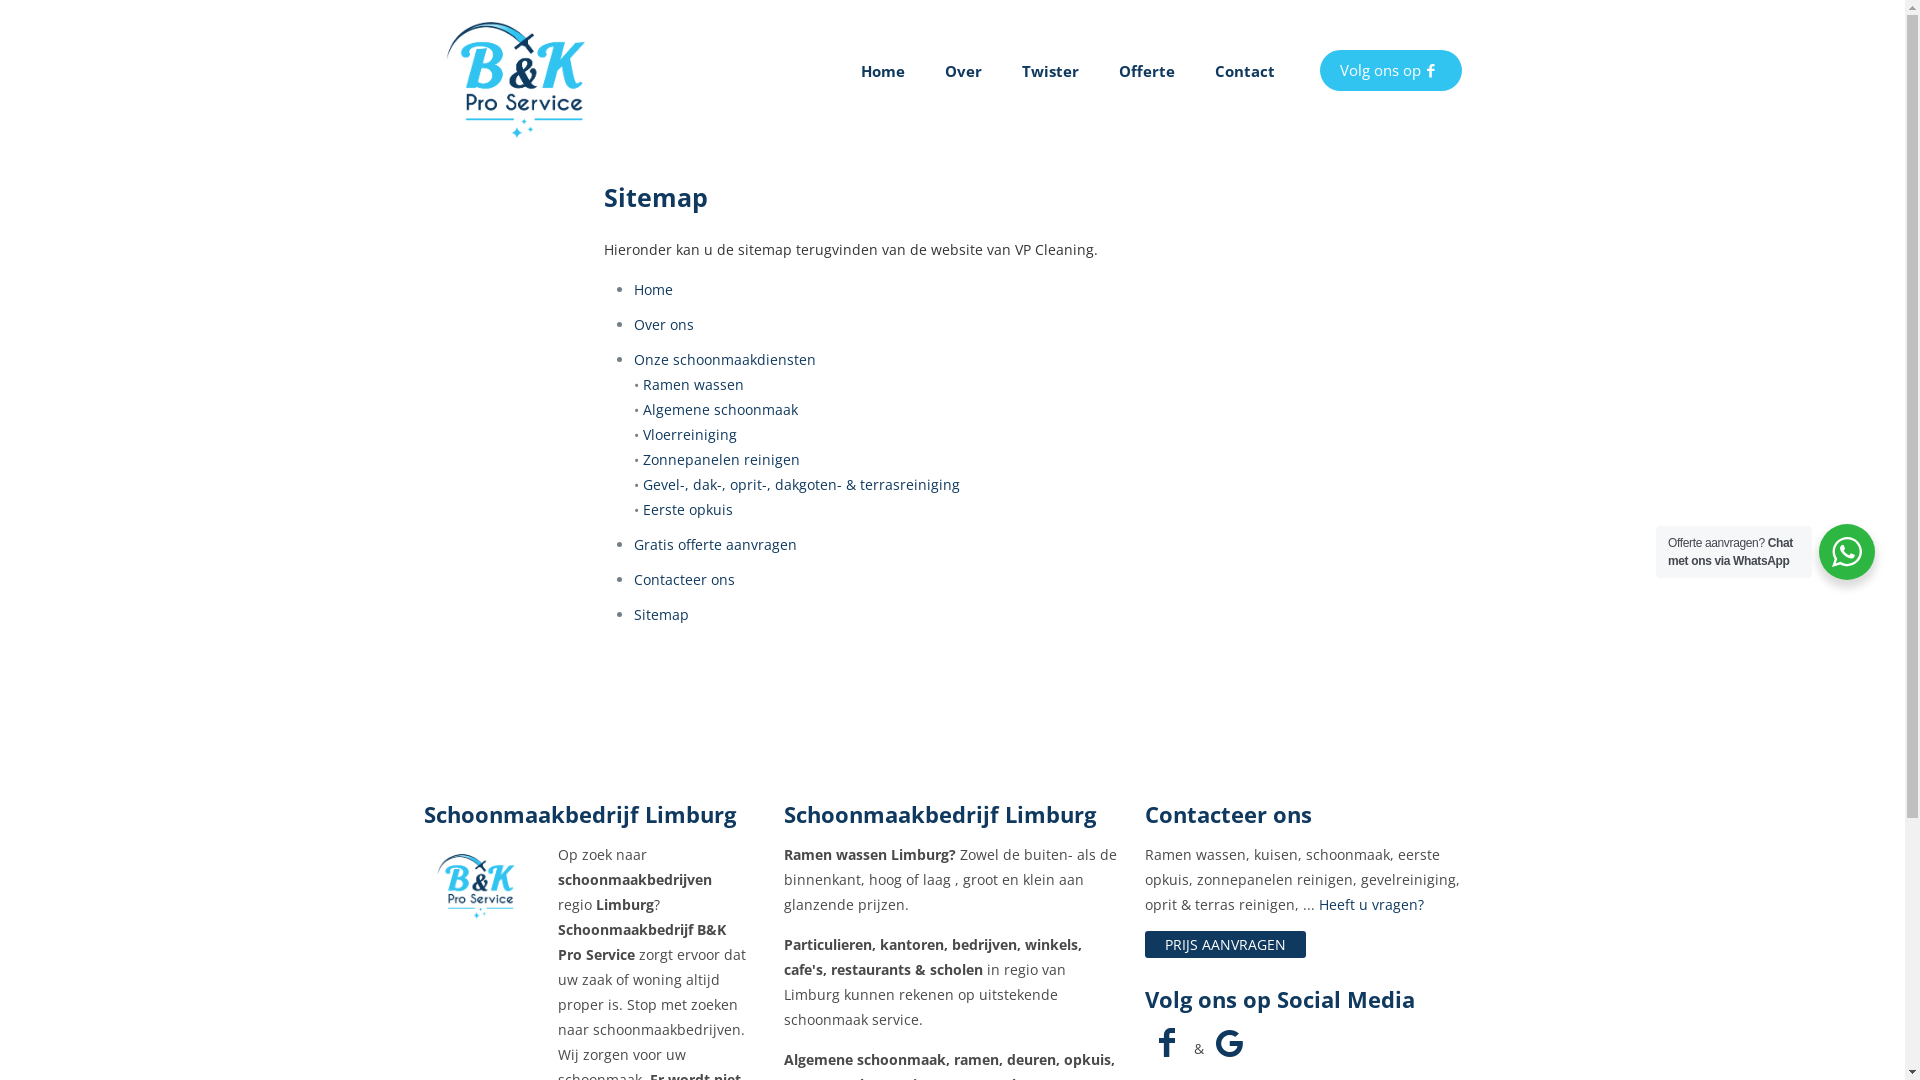  I want to click on 'Volg ons op', so click(1390, 69).